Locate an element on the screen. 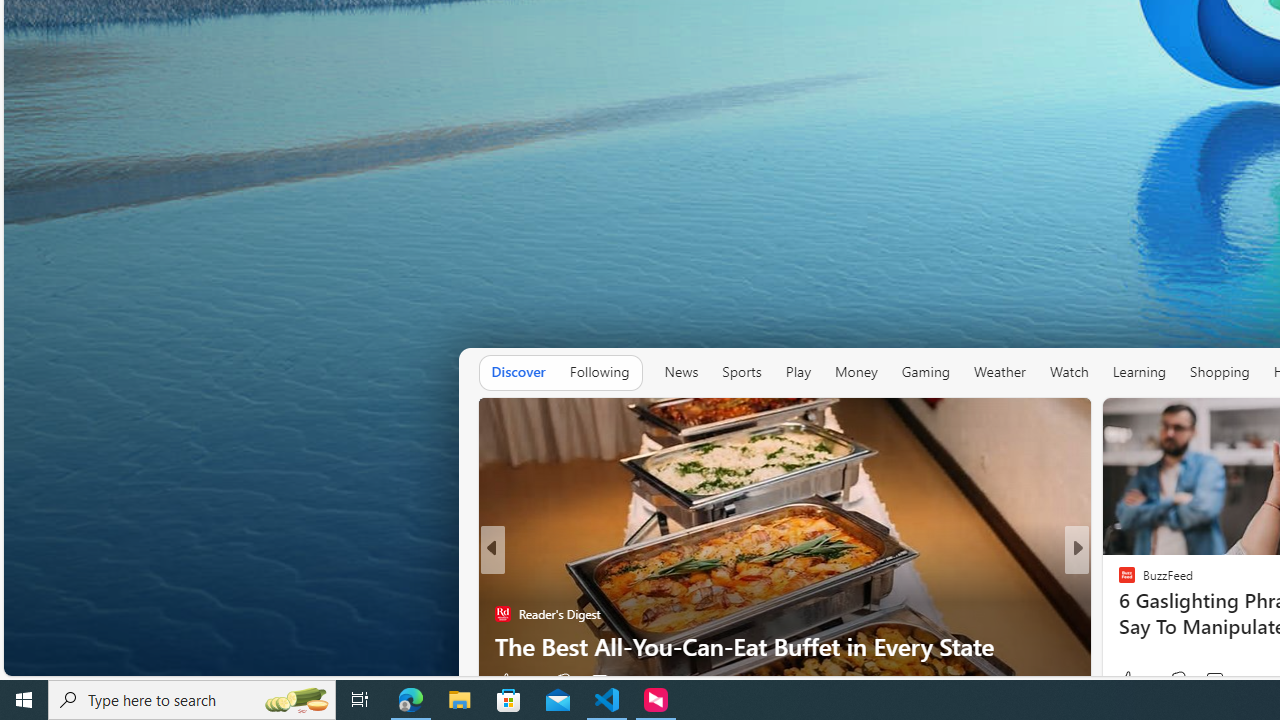 The image size is (1280, 720). 'News' is located at coordinates (680, 372).